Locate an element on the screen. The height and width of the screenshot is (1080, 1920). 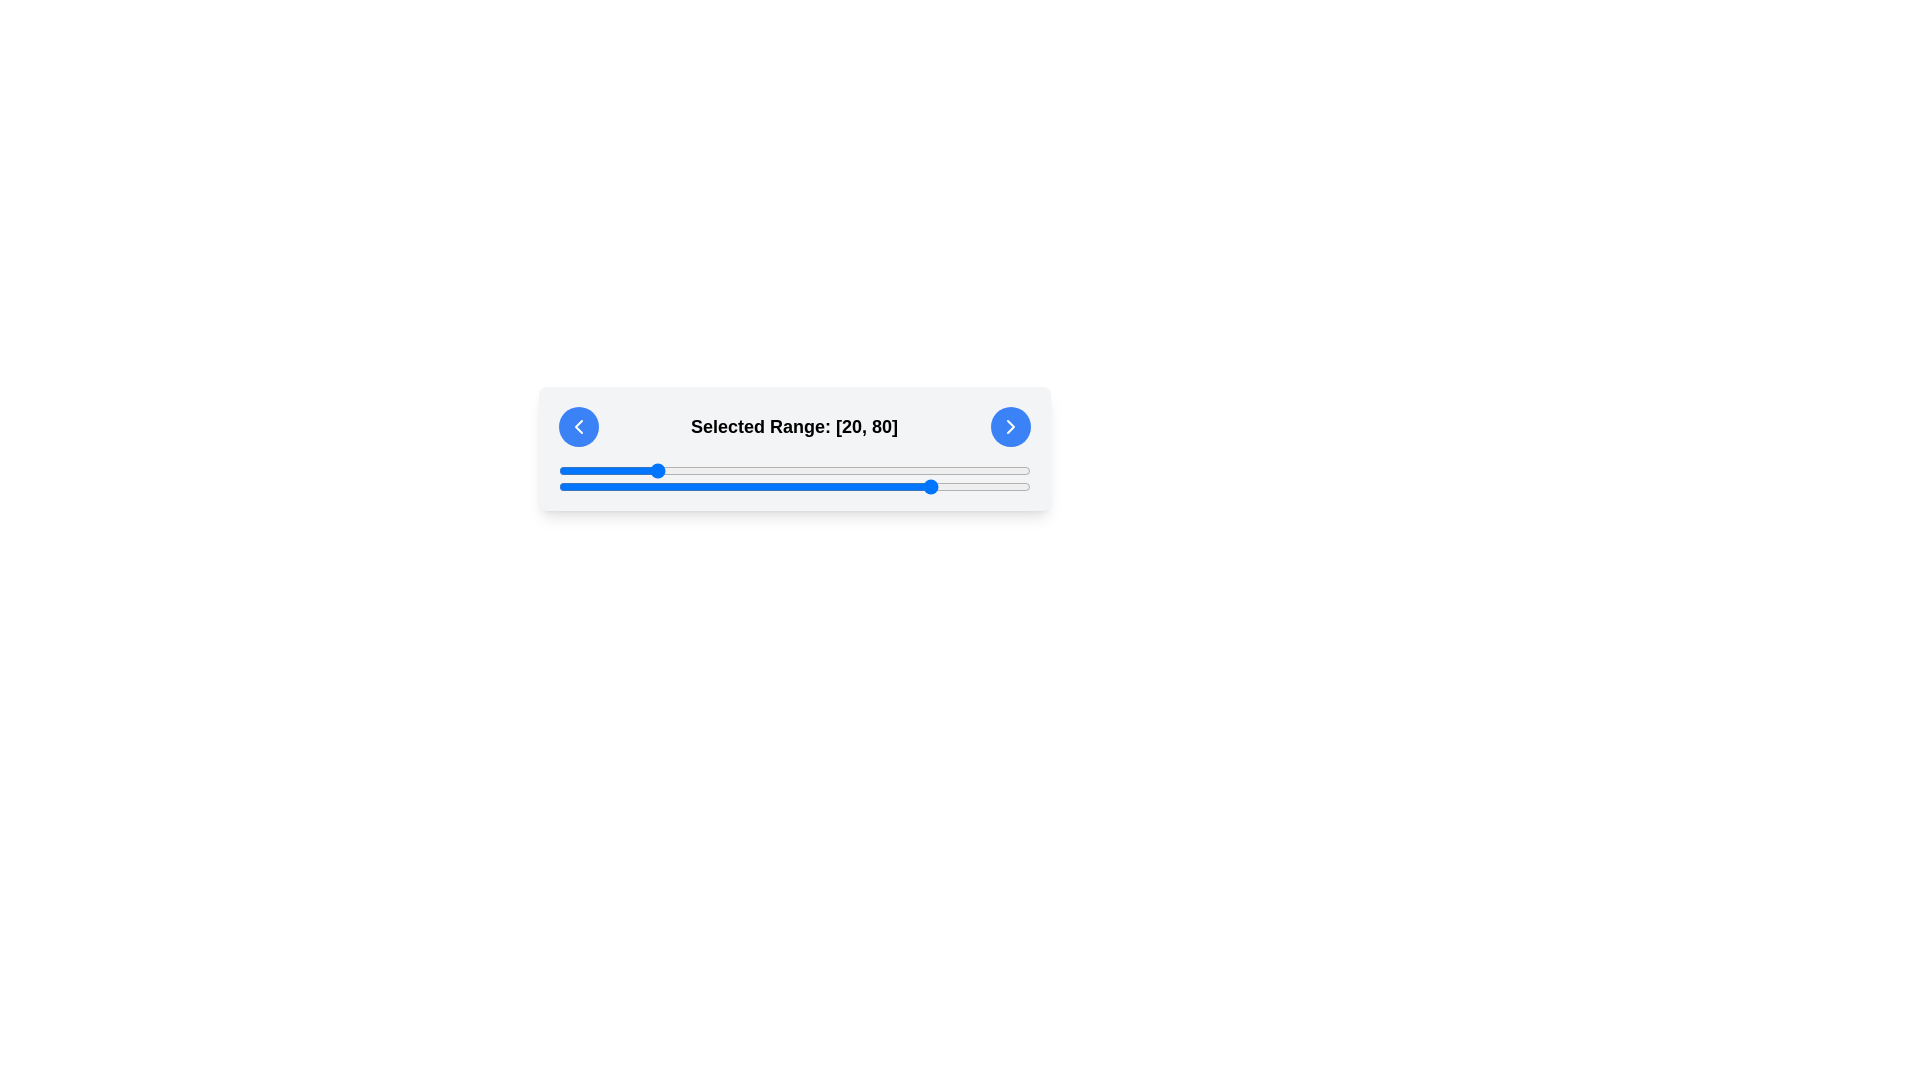
the slider is located at coordinates (930, 486).